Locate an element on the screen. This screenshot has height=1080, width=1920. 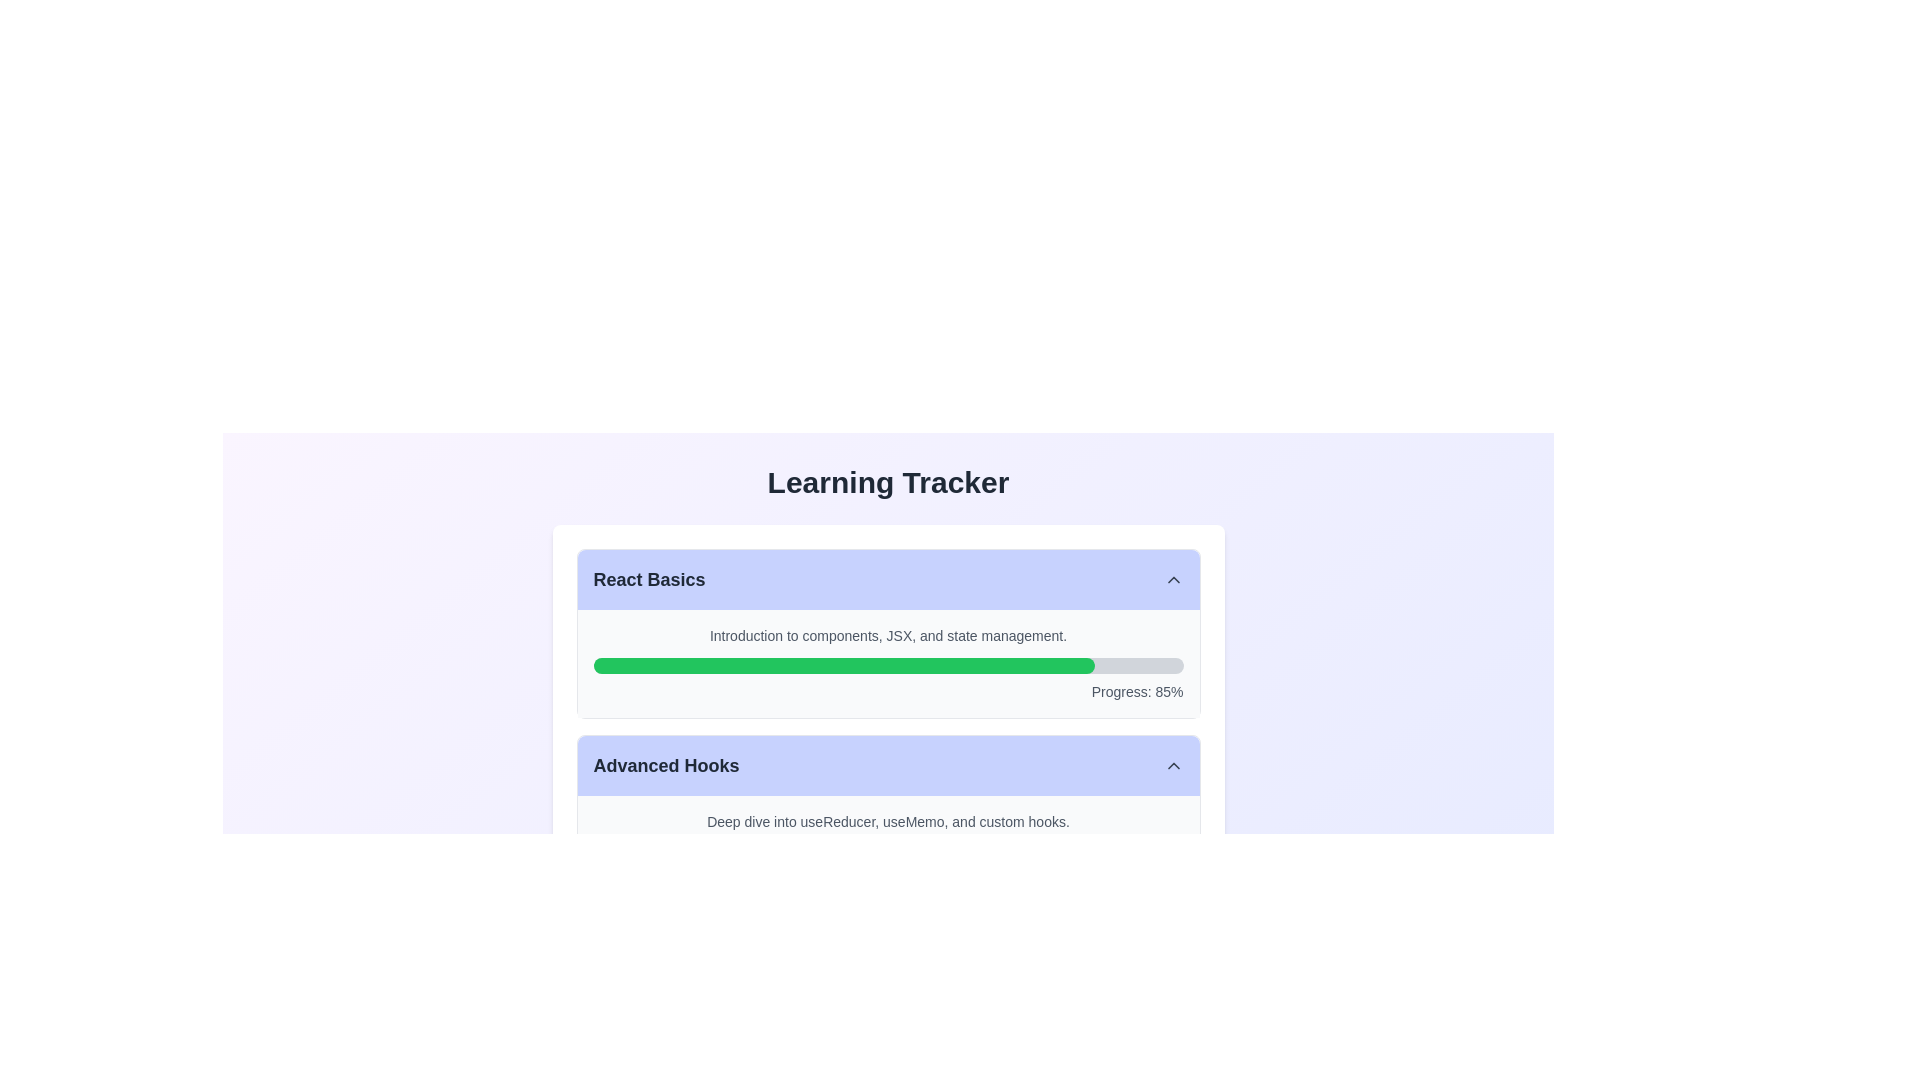
the toggle button (chevron icon) located in the upper-right corner of the 'React Basics' card to observe potential highlight effects is located at coordinates (1173, 579).